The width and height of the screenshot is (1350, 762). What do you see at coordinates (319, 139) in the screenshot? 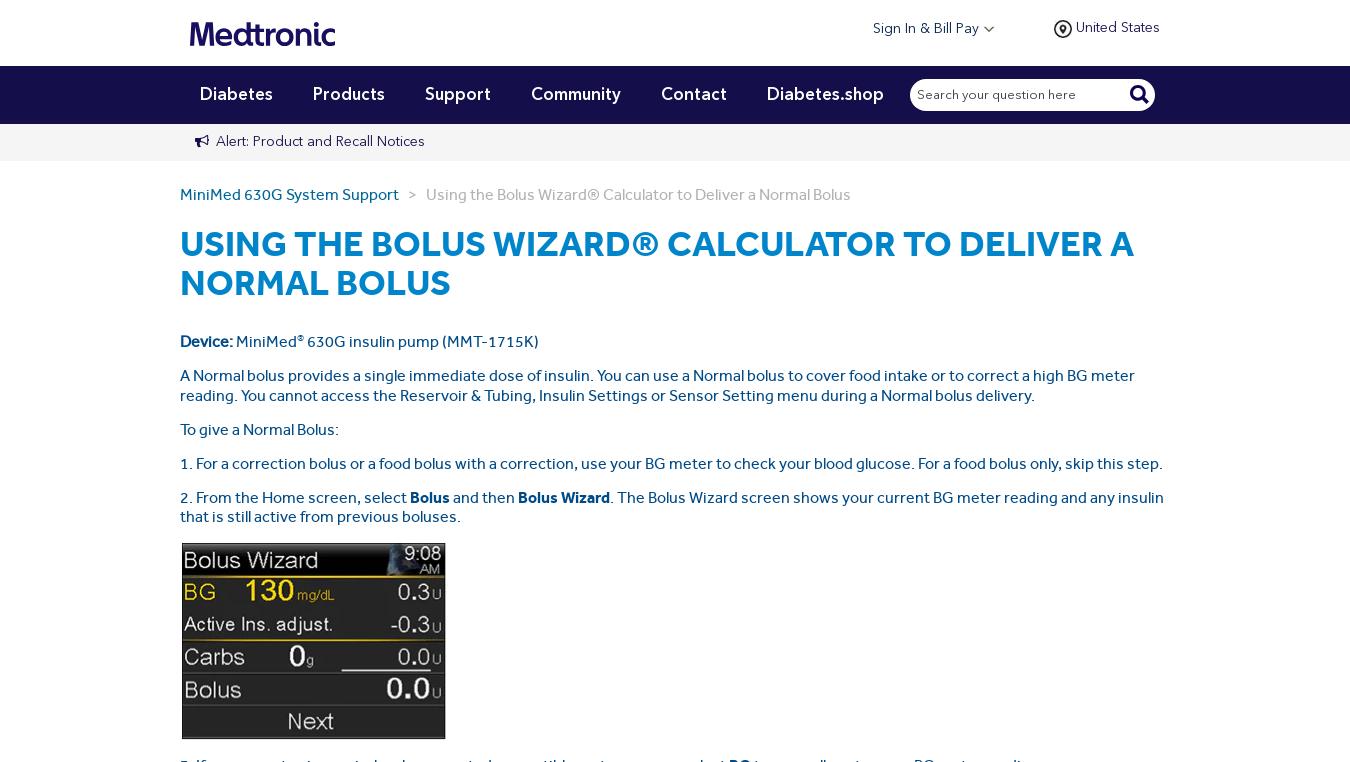
I see `'Alert: Product and Recall Notices'` at bounding box center [319, 139].